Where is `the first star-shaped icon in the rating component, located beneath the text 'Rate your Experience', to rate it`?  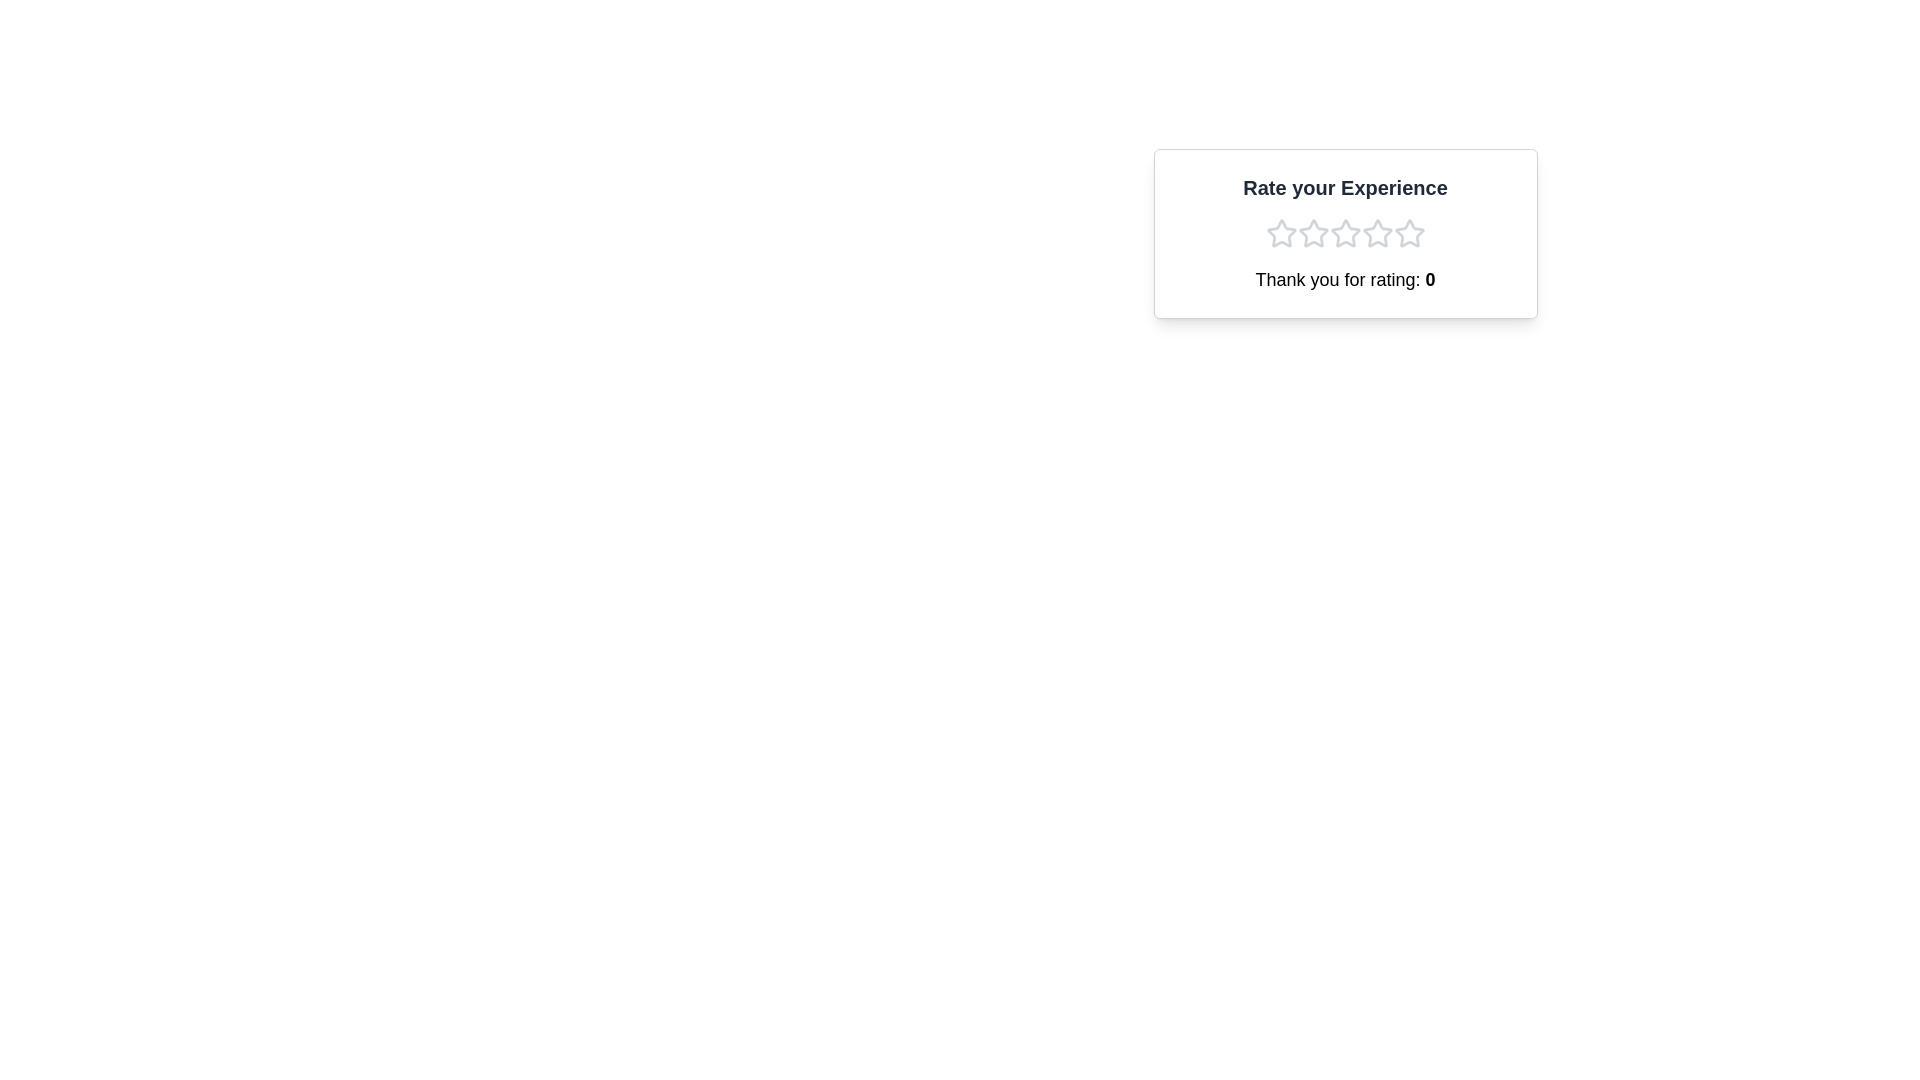 the first star-shaped icon in the rating component, located beneath the text 'Rate your Experience', to rate it is located at coordinates (1281, 233).